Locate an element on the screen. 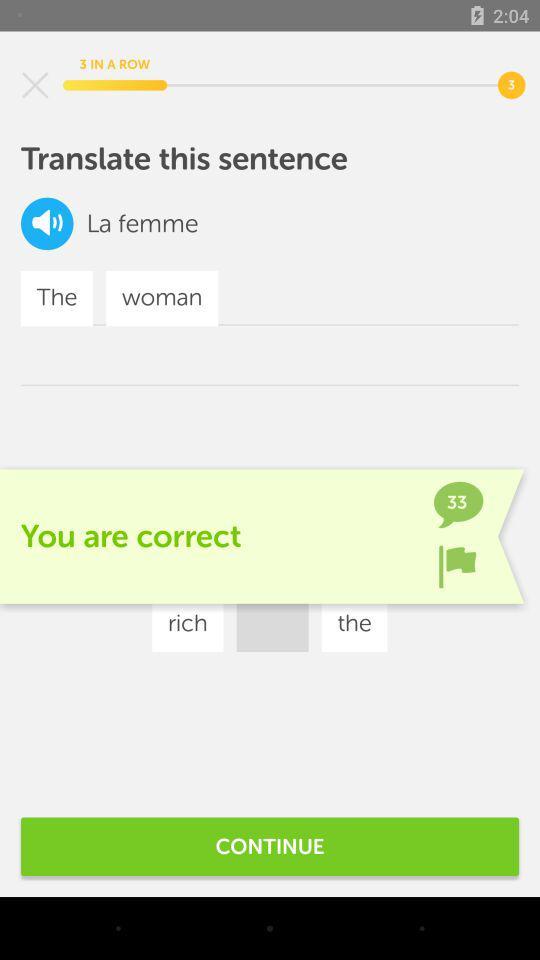 This screenshot has height=960, width=540. the star icon is located at coordinates (35, 85).